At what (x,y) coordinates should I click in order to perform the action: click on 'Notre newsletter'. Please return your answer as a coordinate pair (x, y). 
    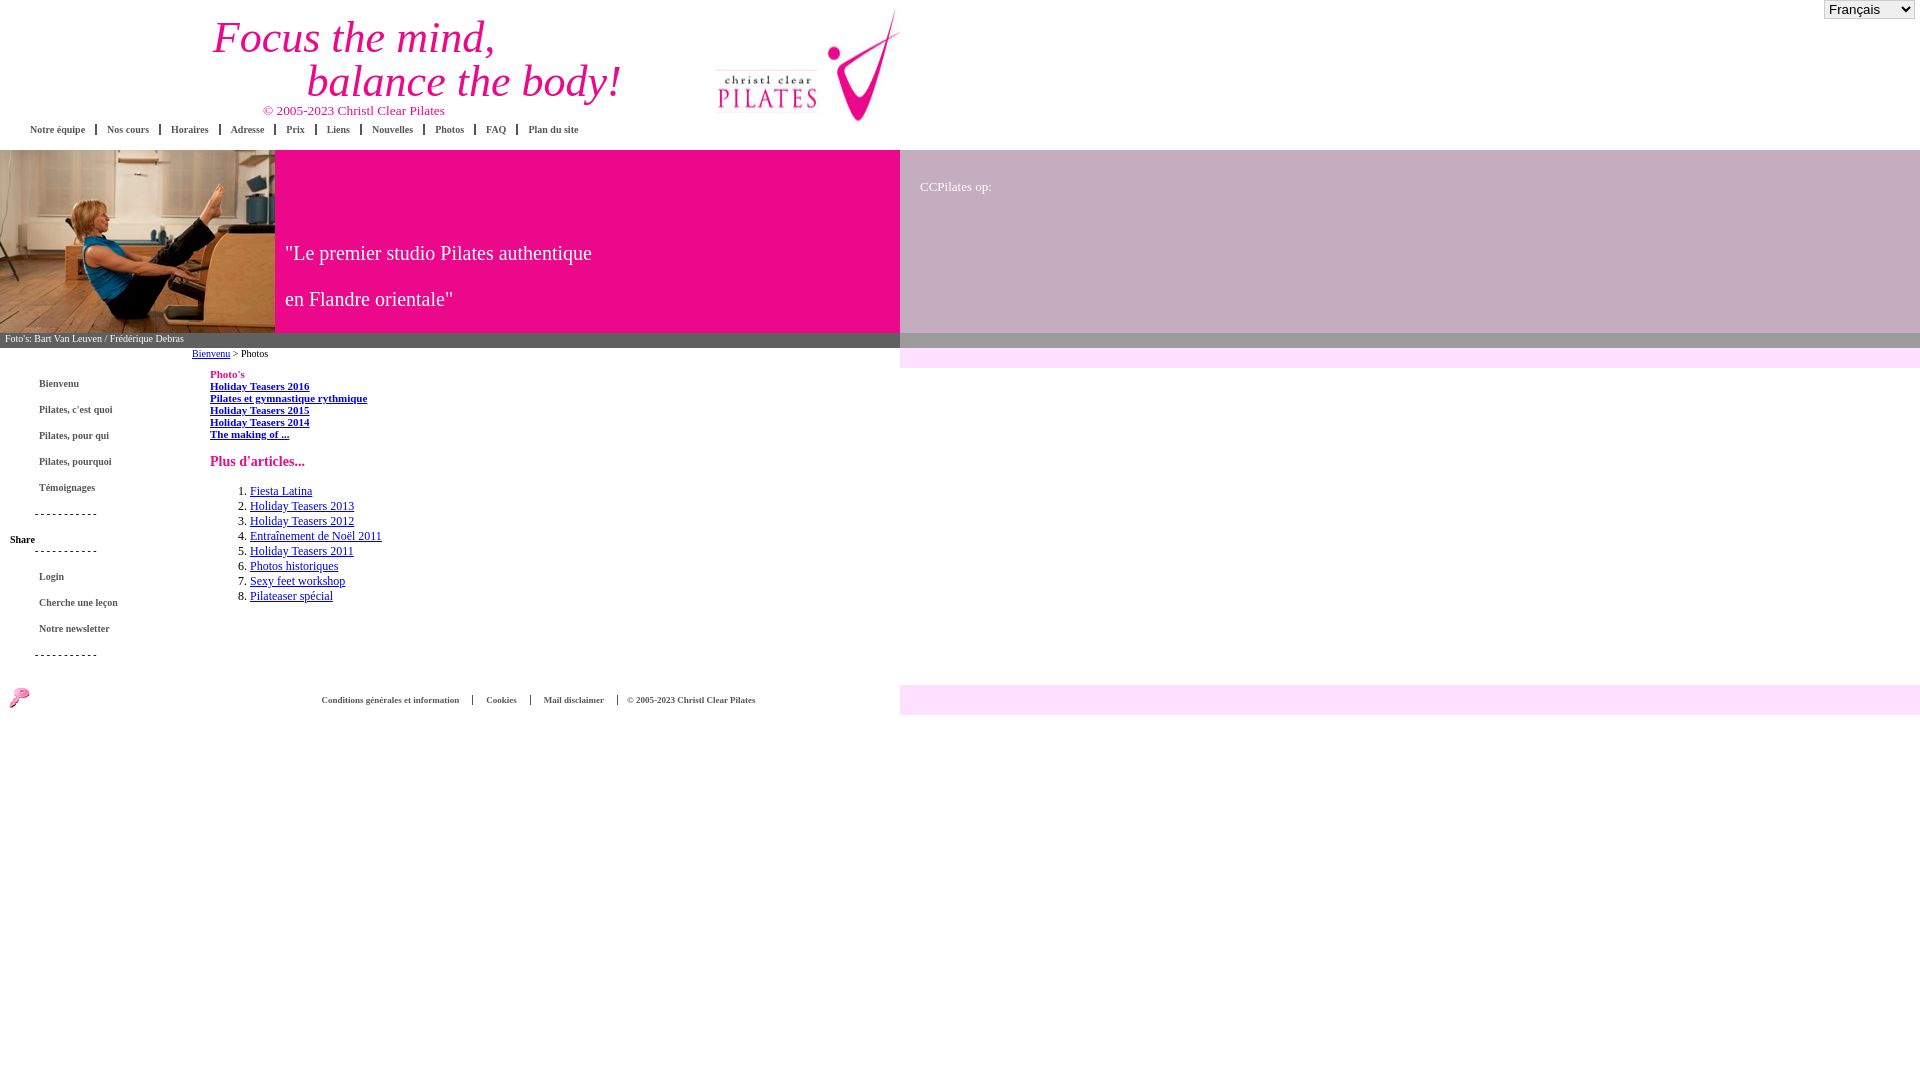
    Looking at the image, I should click on (74, 627).